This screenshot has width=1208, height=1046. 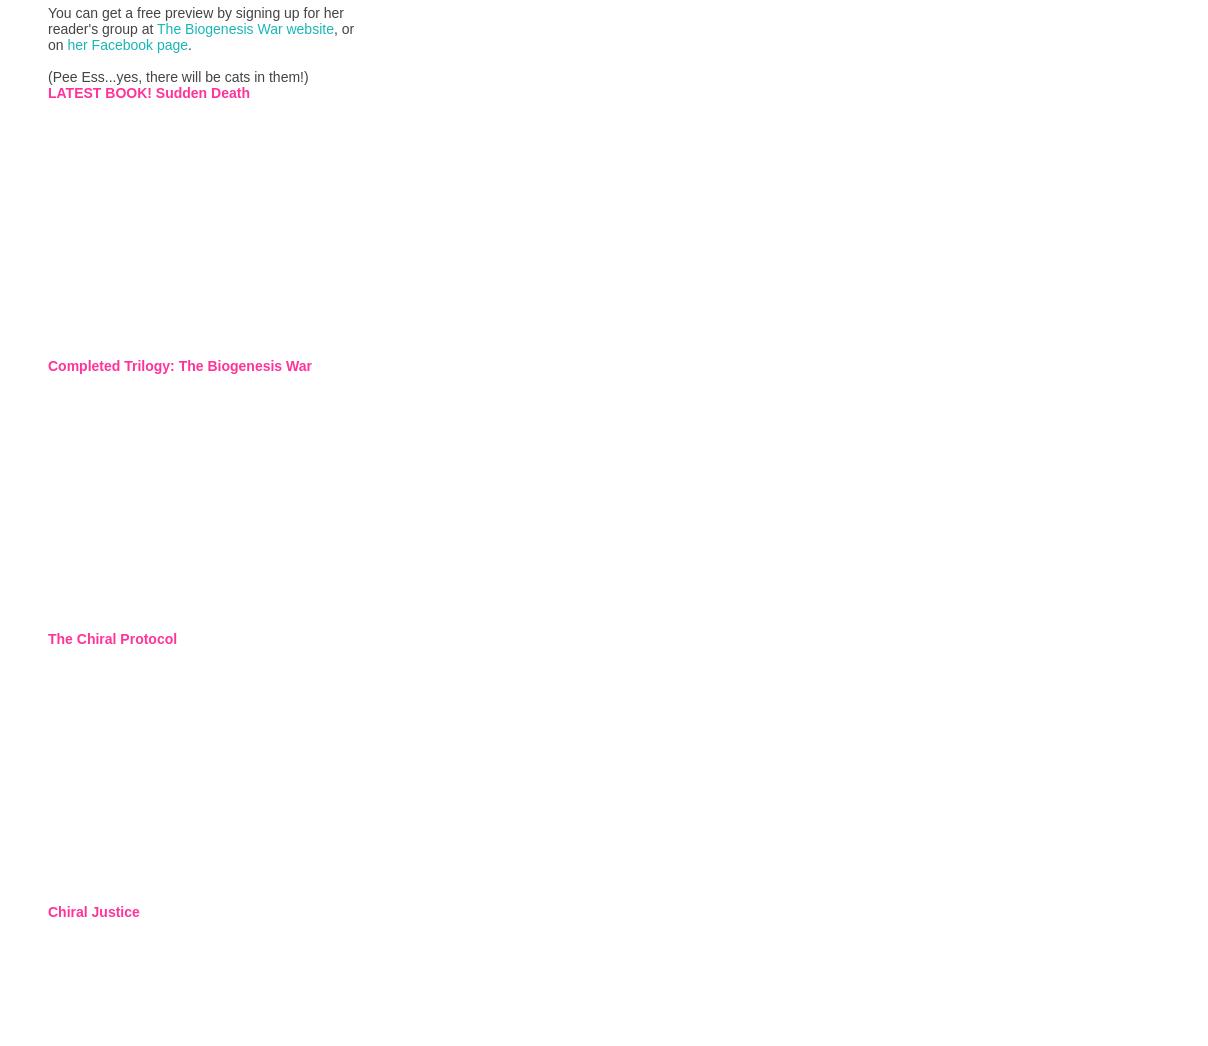 I want to click on 'You can get a free preview by signing up for her reader's group at', so click(x=196, y=18).